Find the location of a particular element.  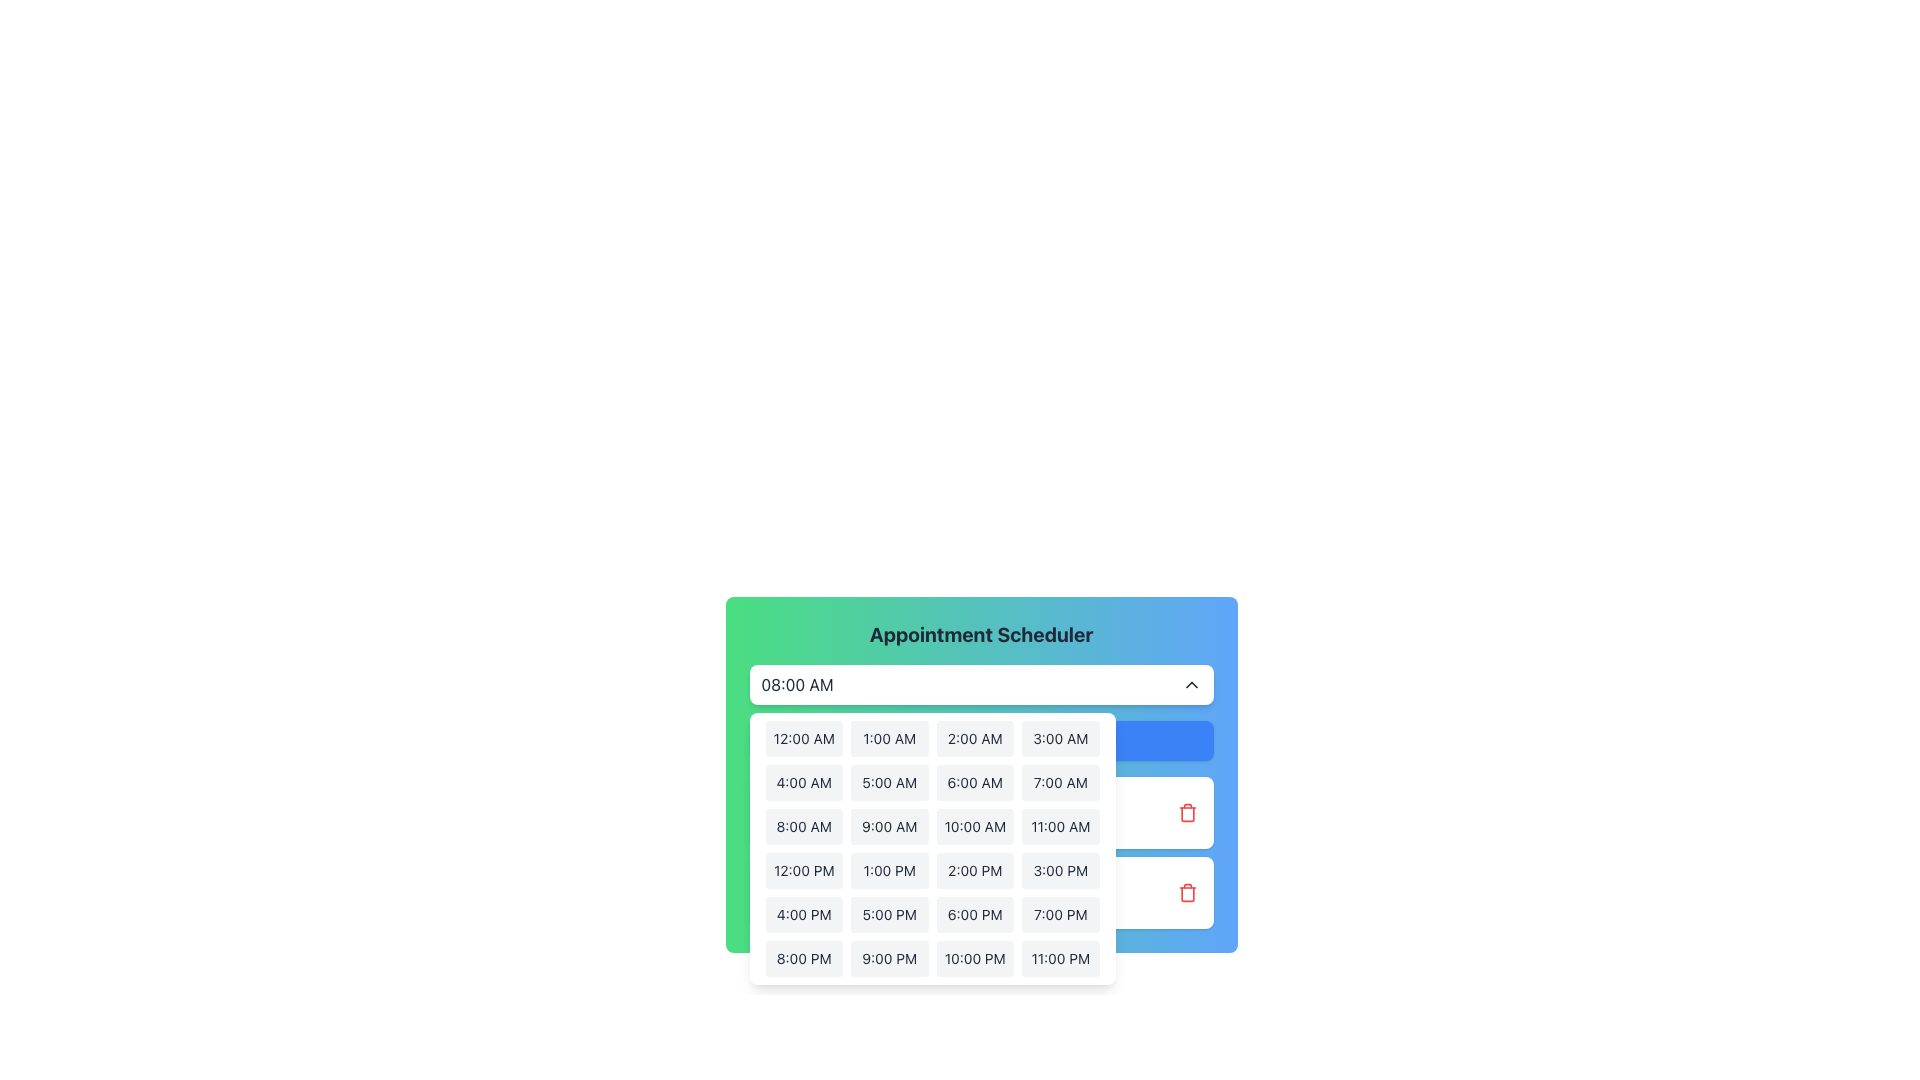

the dropdown menu for selecting a time in the Appointment Scheduler is located at coordinates (981, 684).